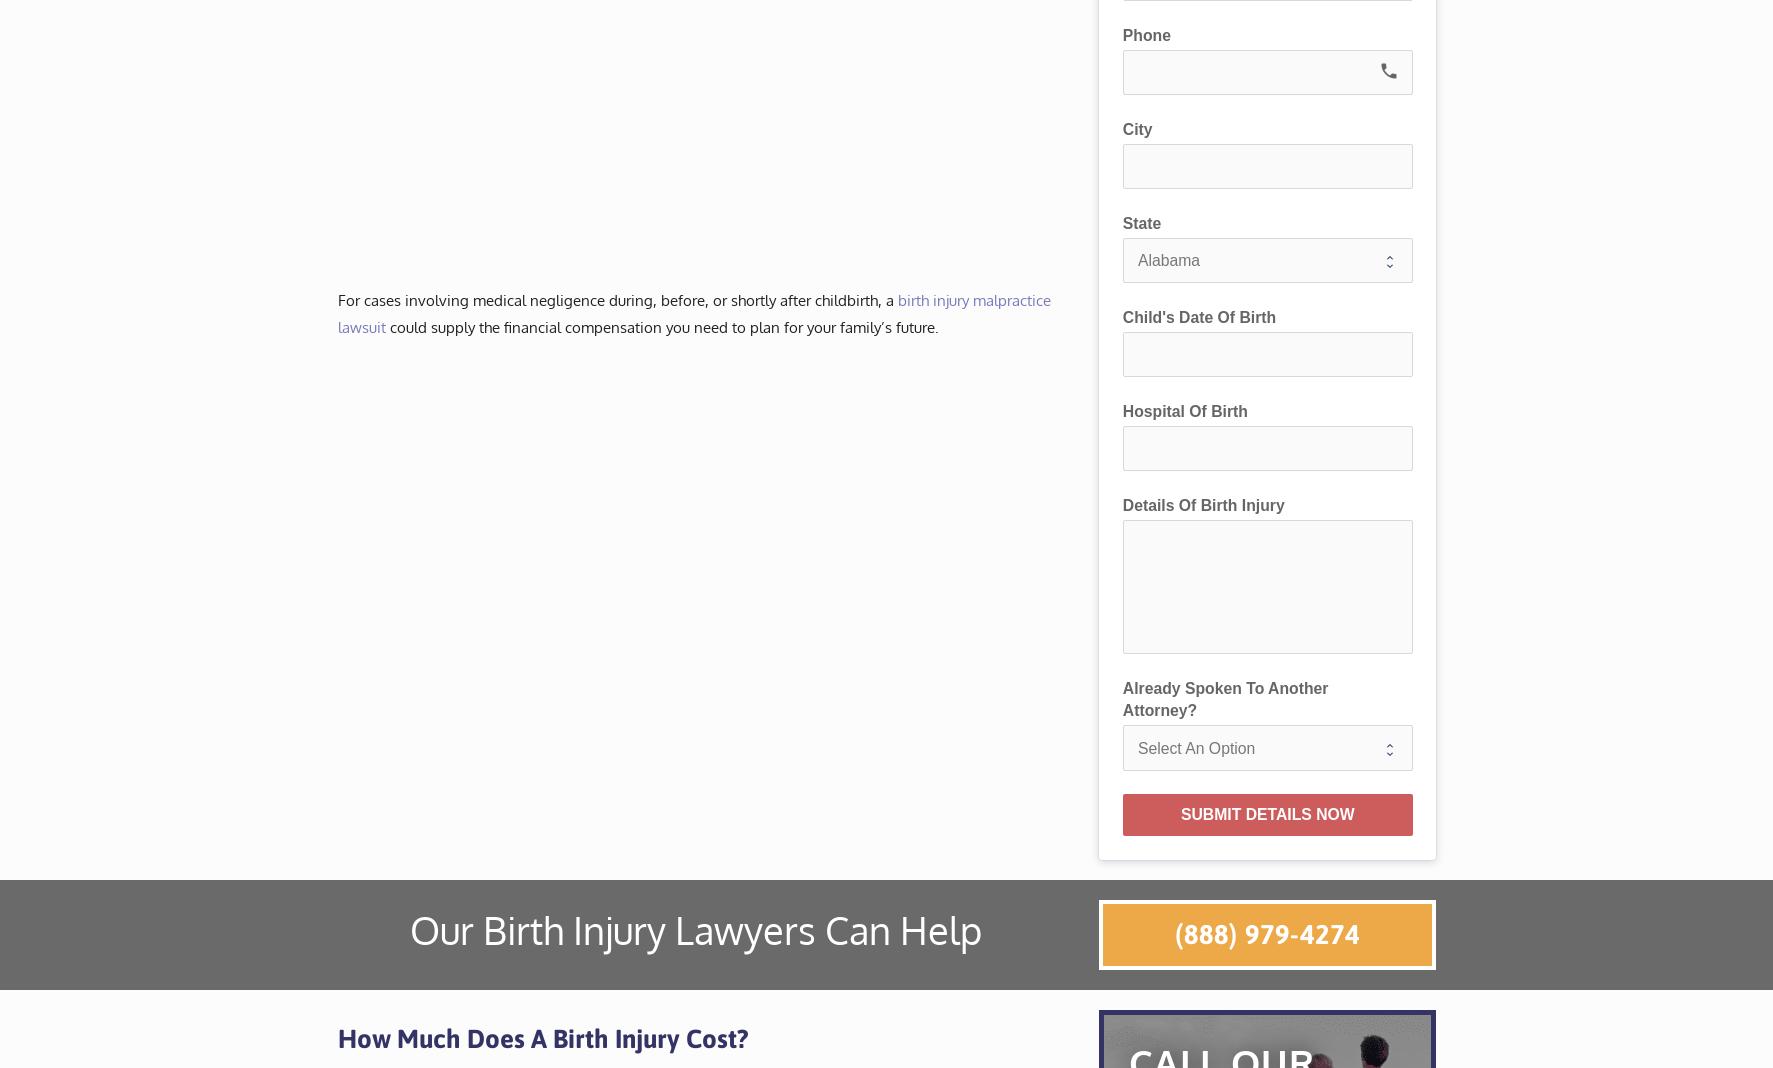 The image size is (1773, 1068). Describe the element at coordinates (1198, 315) in the screenshot. I see `'Child's Date Of Birth'` at that location.